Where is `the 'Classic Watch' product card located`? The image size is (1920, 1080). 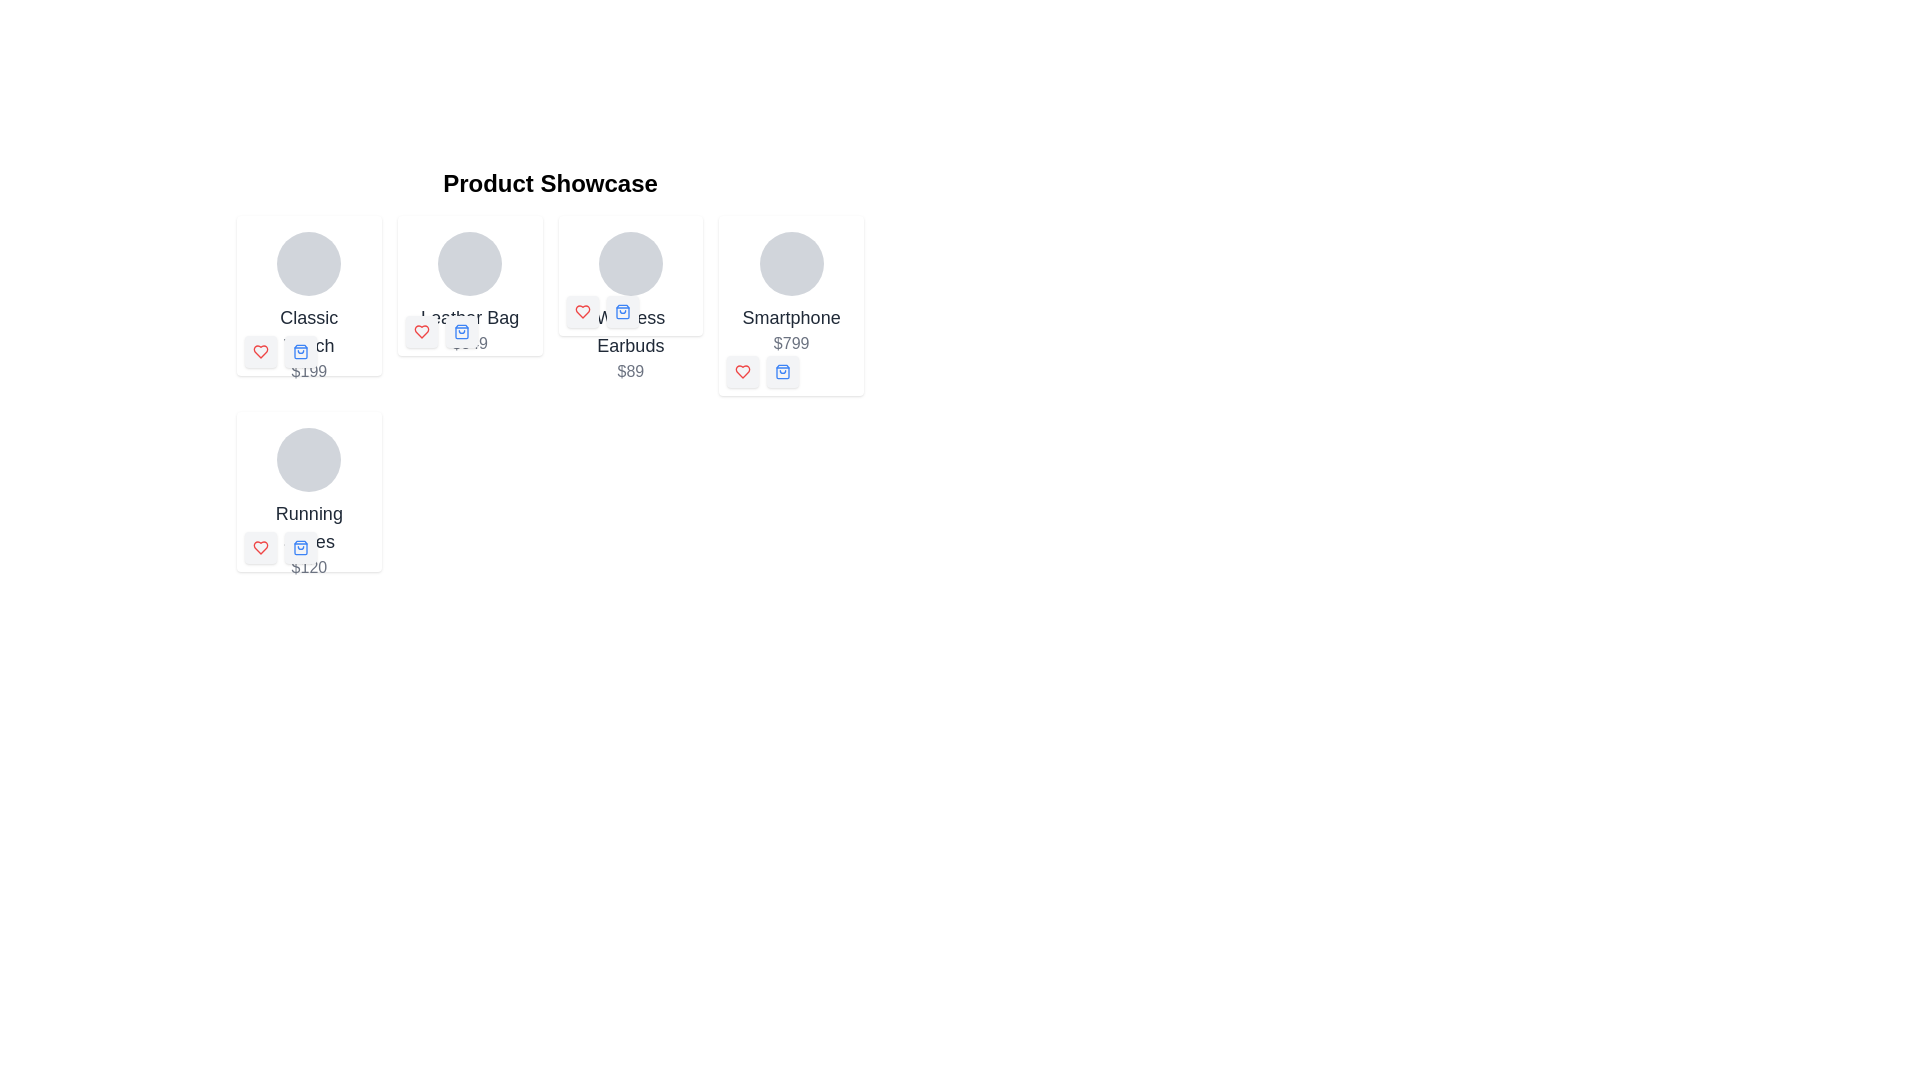
the 'Classic Watch' product card located is located at coordinates (308, 308).